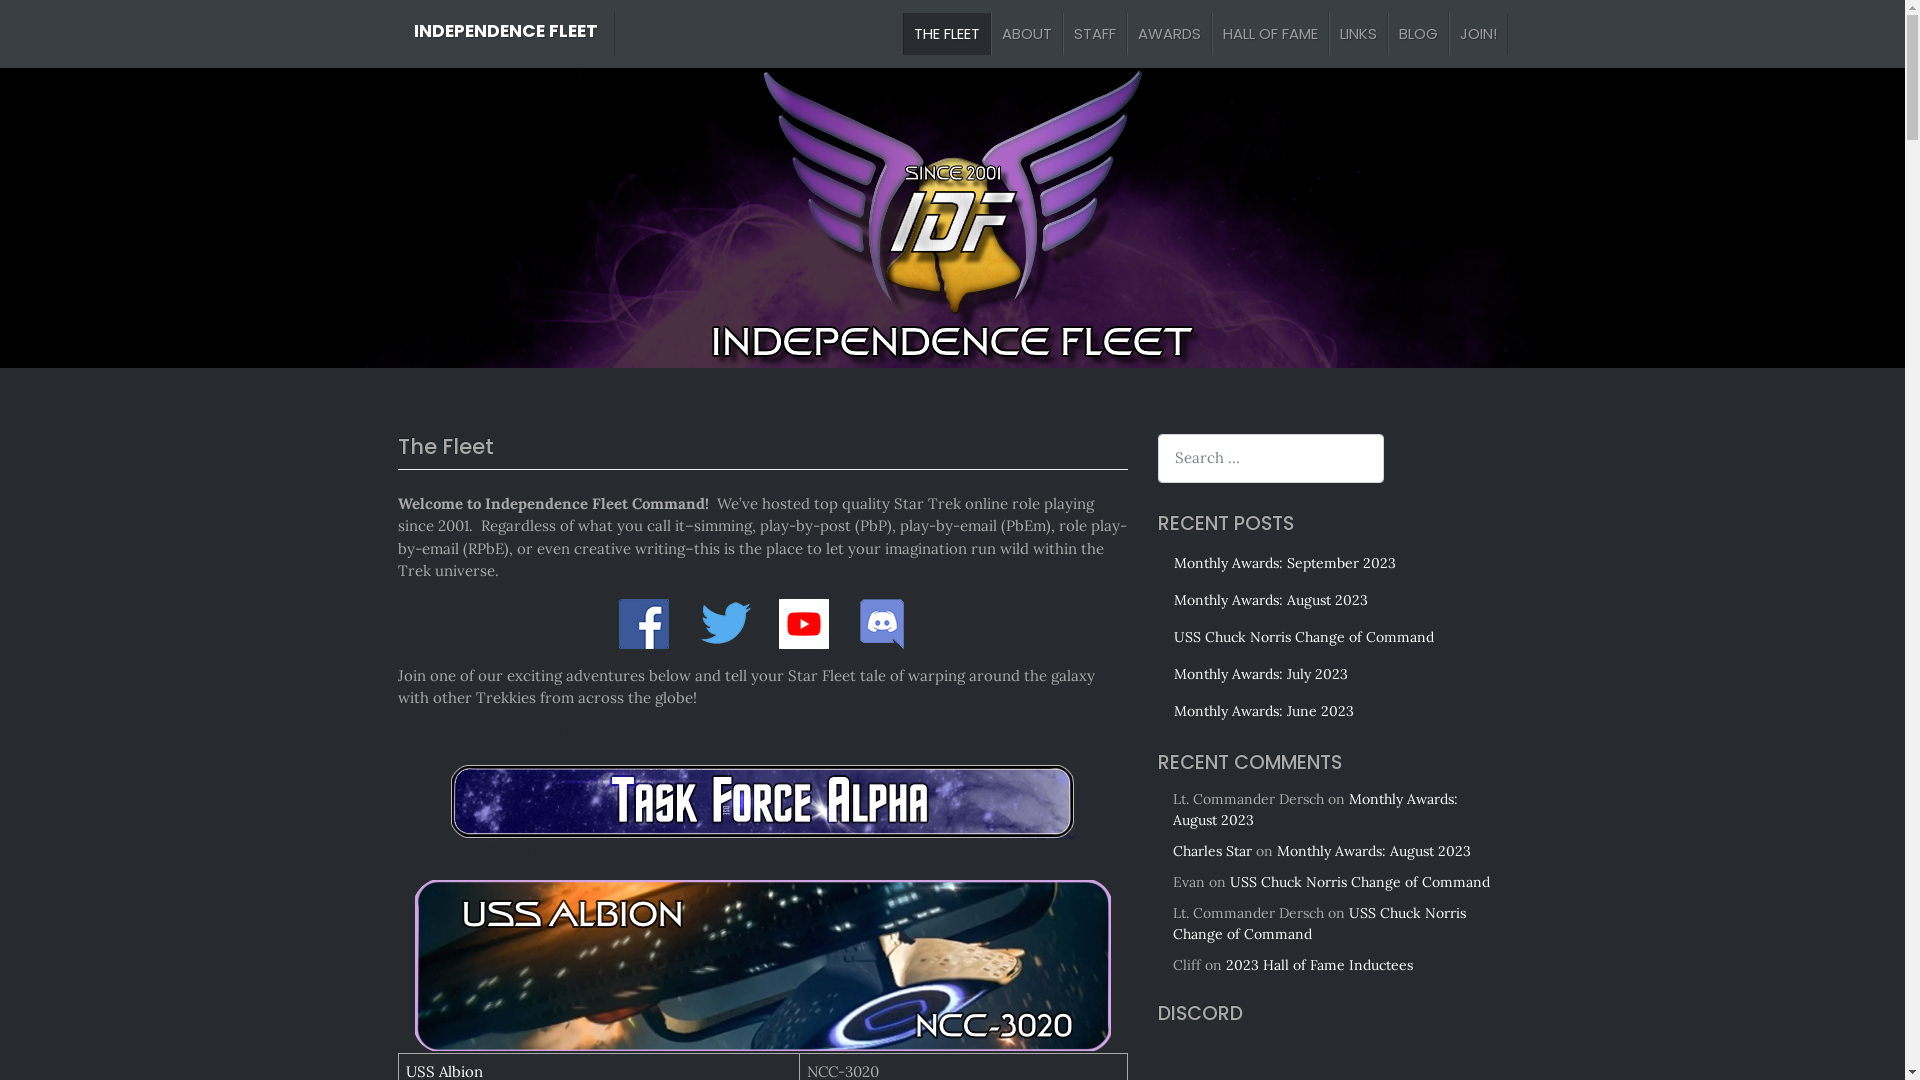  What do you see at coordinates (1319, 963) in the screenshot?
I see `'2023 Hall of Fame Inductees'` at bounding box center [1319, 963].